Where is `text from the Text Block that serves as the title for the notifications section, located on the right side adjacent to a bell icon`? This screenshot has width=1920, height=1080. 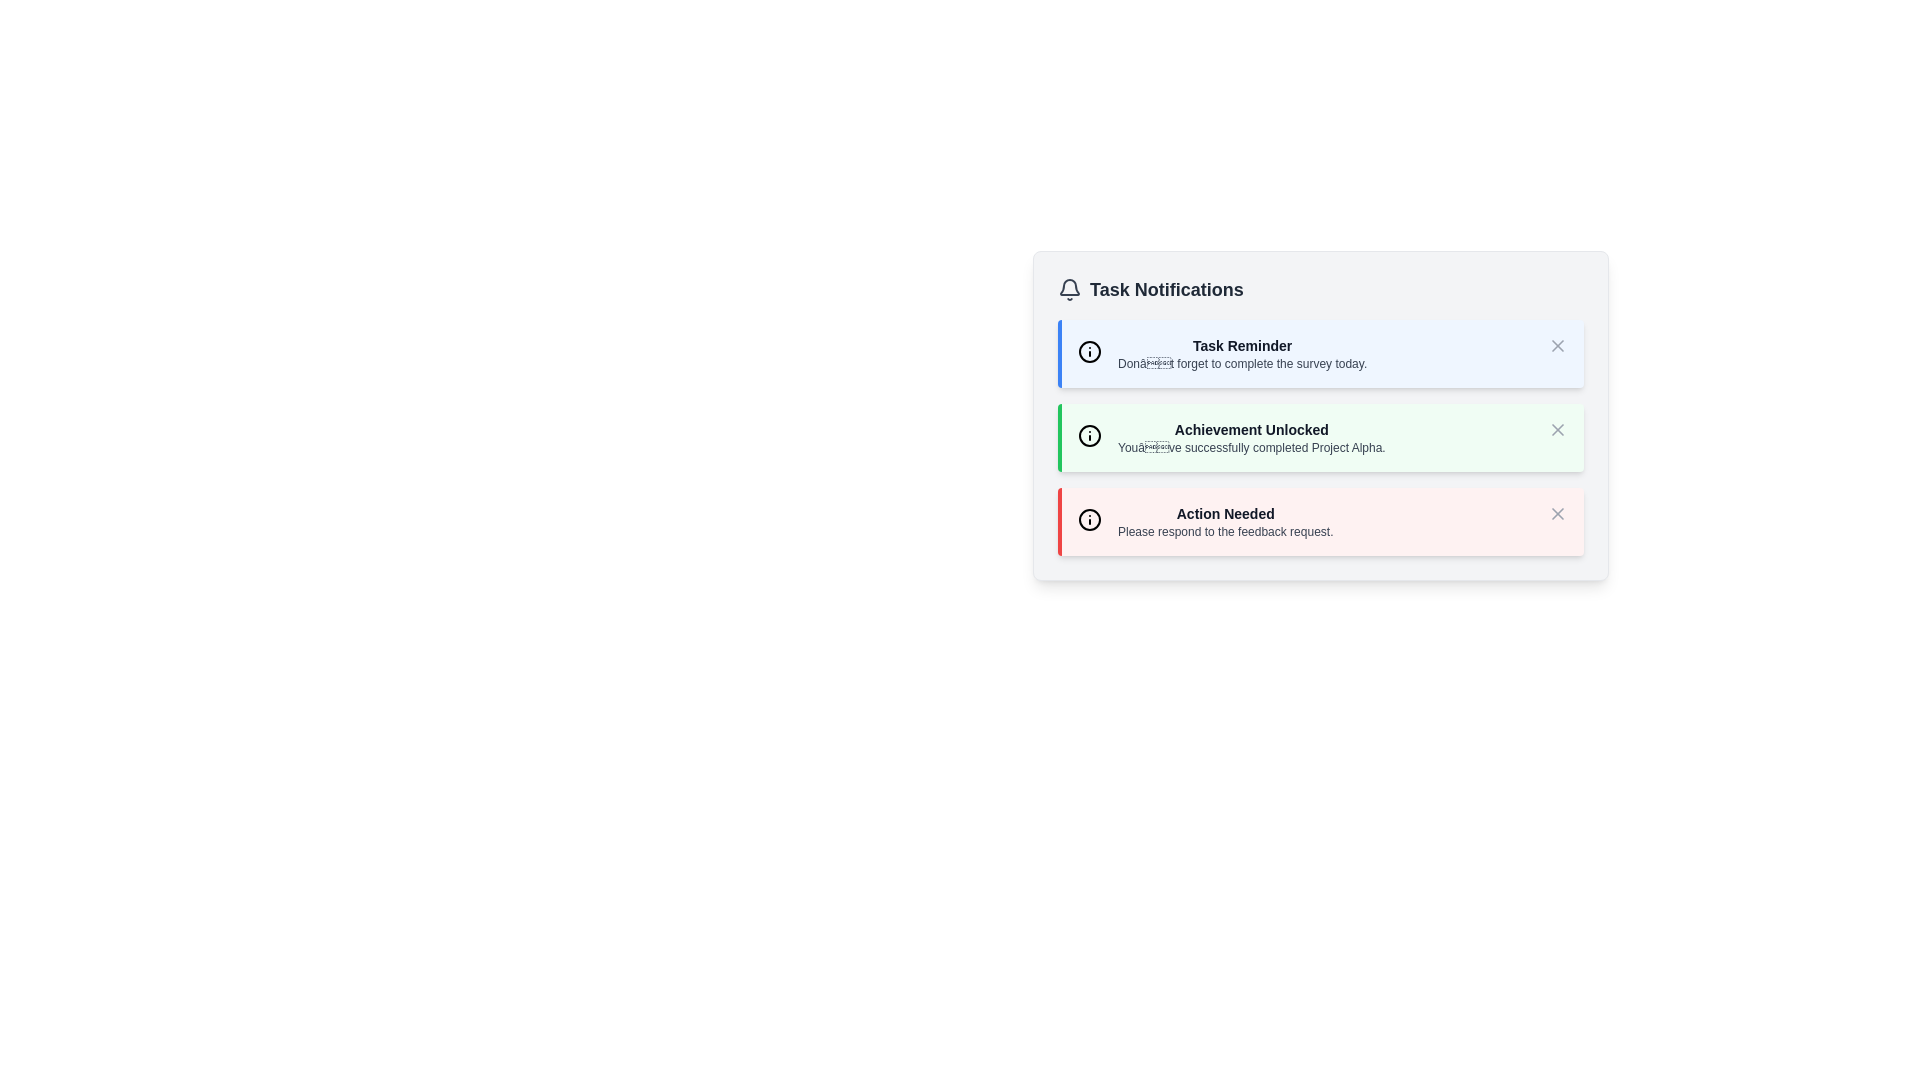
text from the Text Block that serves as the title for the notifications section, located on the right side adjacent to a bell icon is located at coordinates (1166, 289).